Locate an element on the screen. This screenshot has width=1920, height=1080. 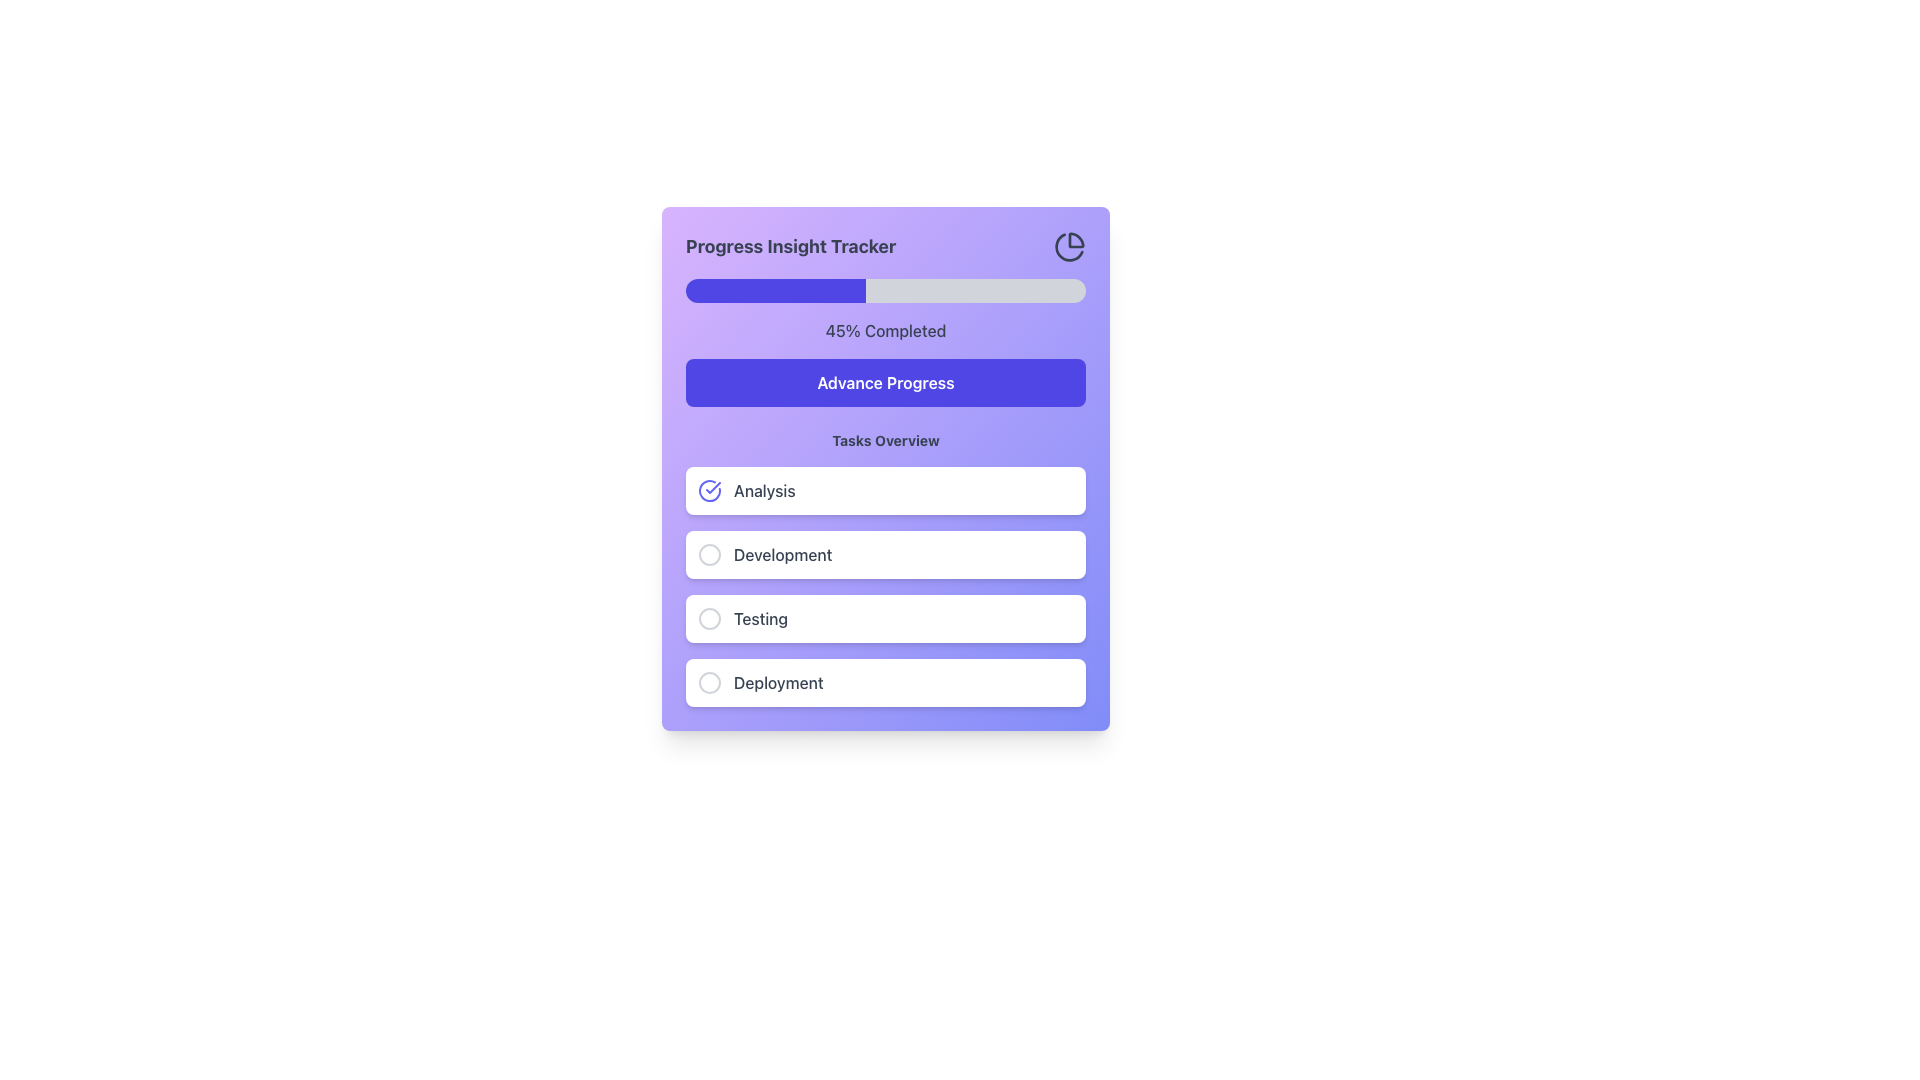
the progress indicator label located directly below the progress bar within the rectangular card component, which provides visual feedback on the current completion percentage is located at coordinates (885, 330).